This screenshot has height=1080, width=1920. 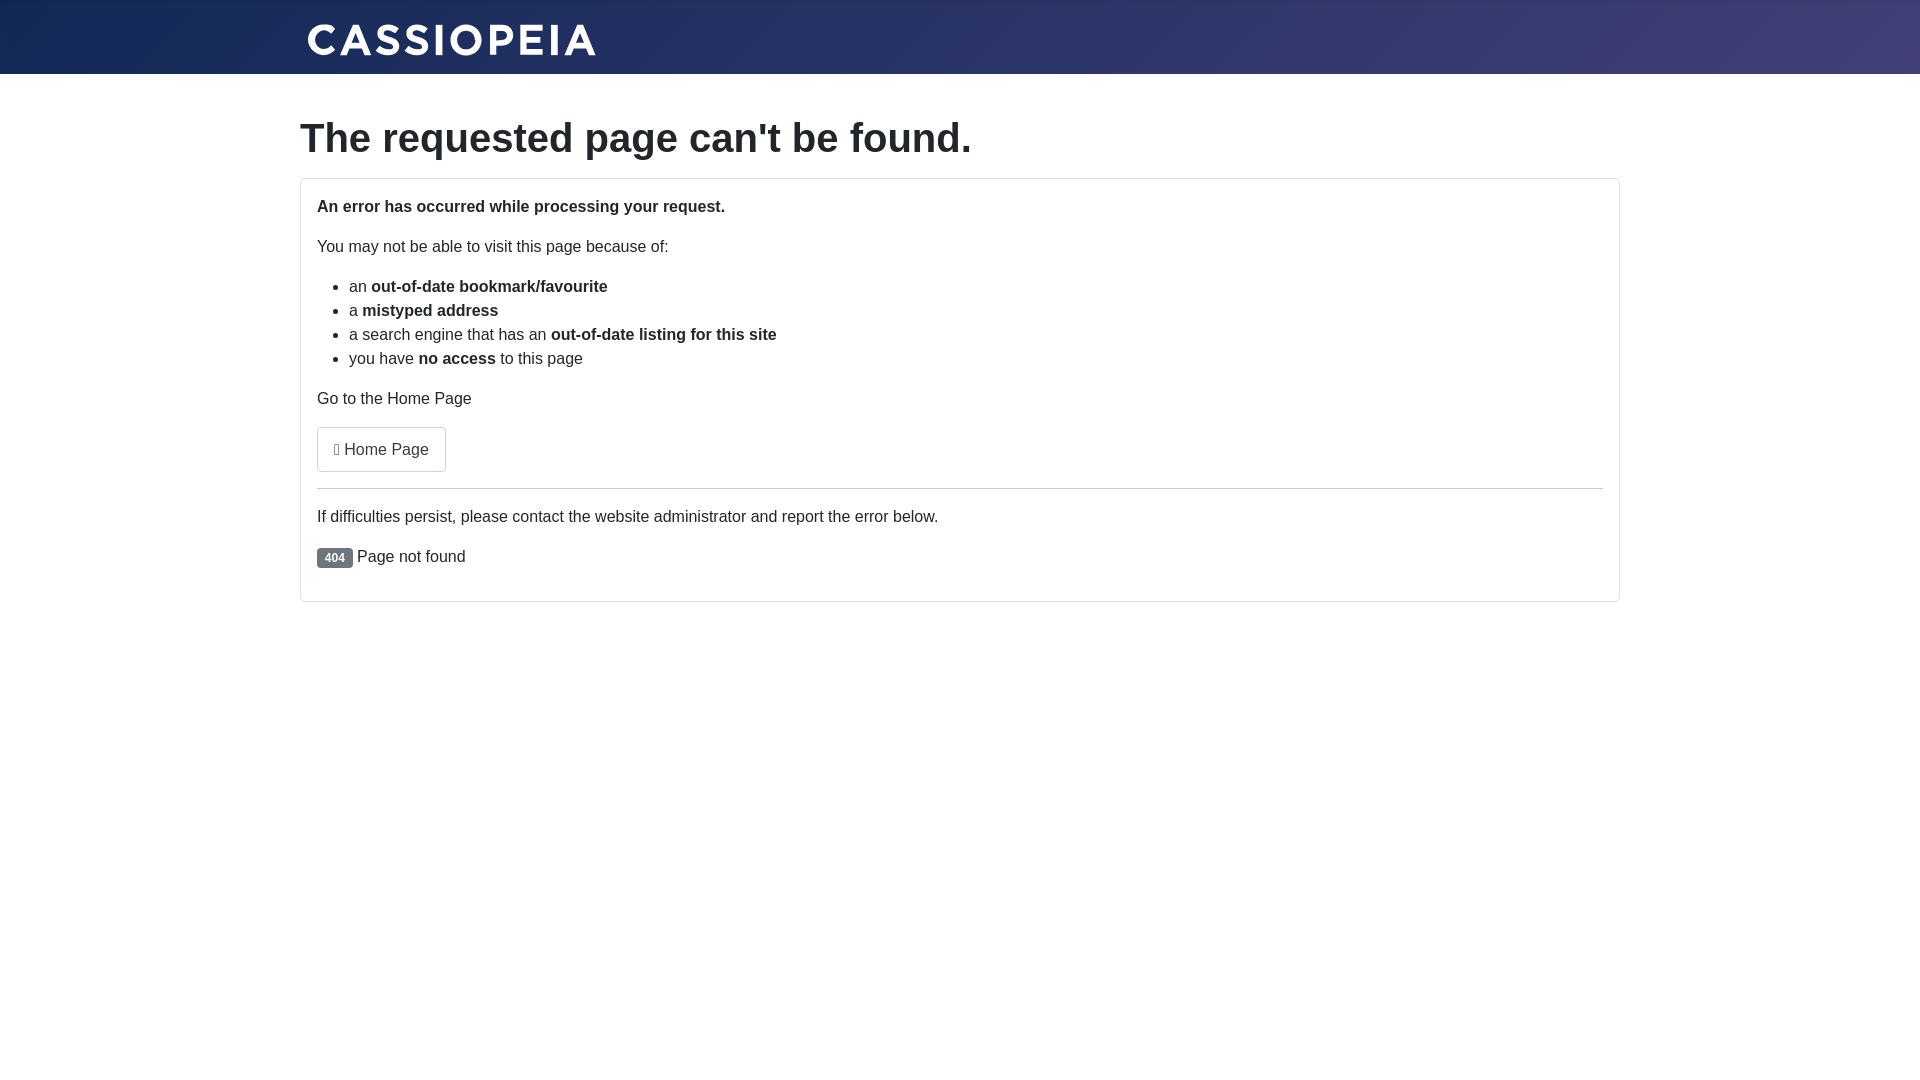 What do you see at coordinates (381, 448) in the screenshot?
I see `'Home Page'` at bounding box center [381, 448].